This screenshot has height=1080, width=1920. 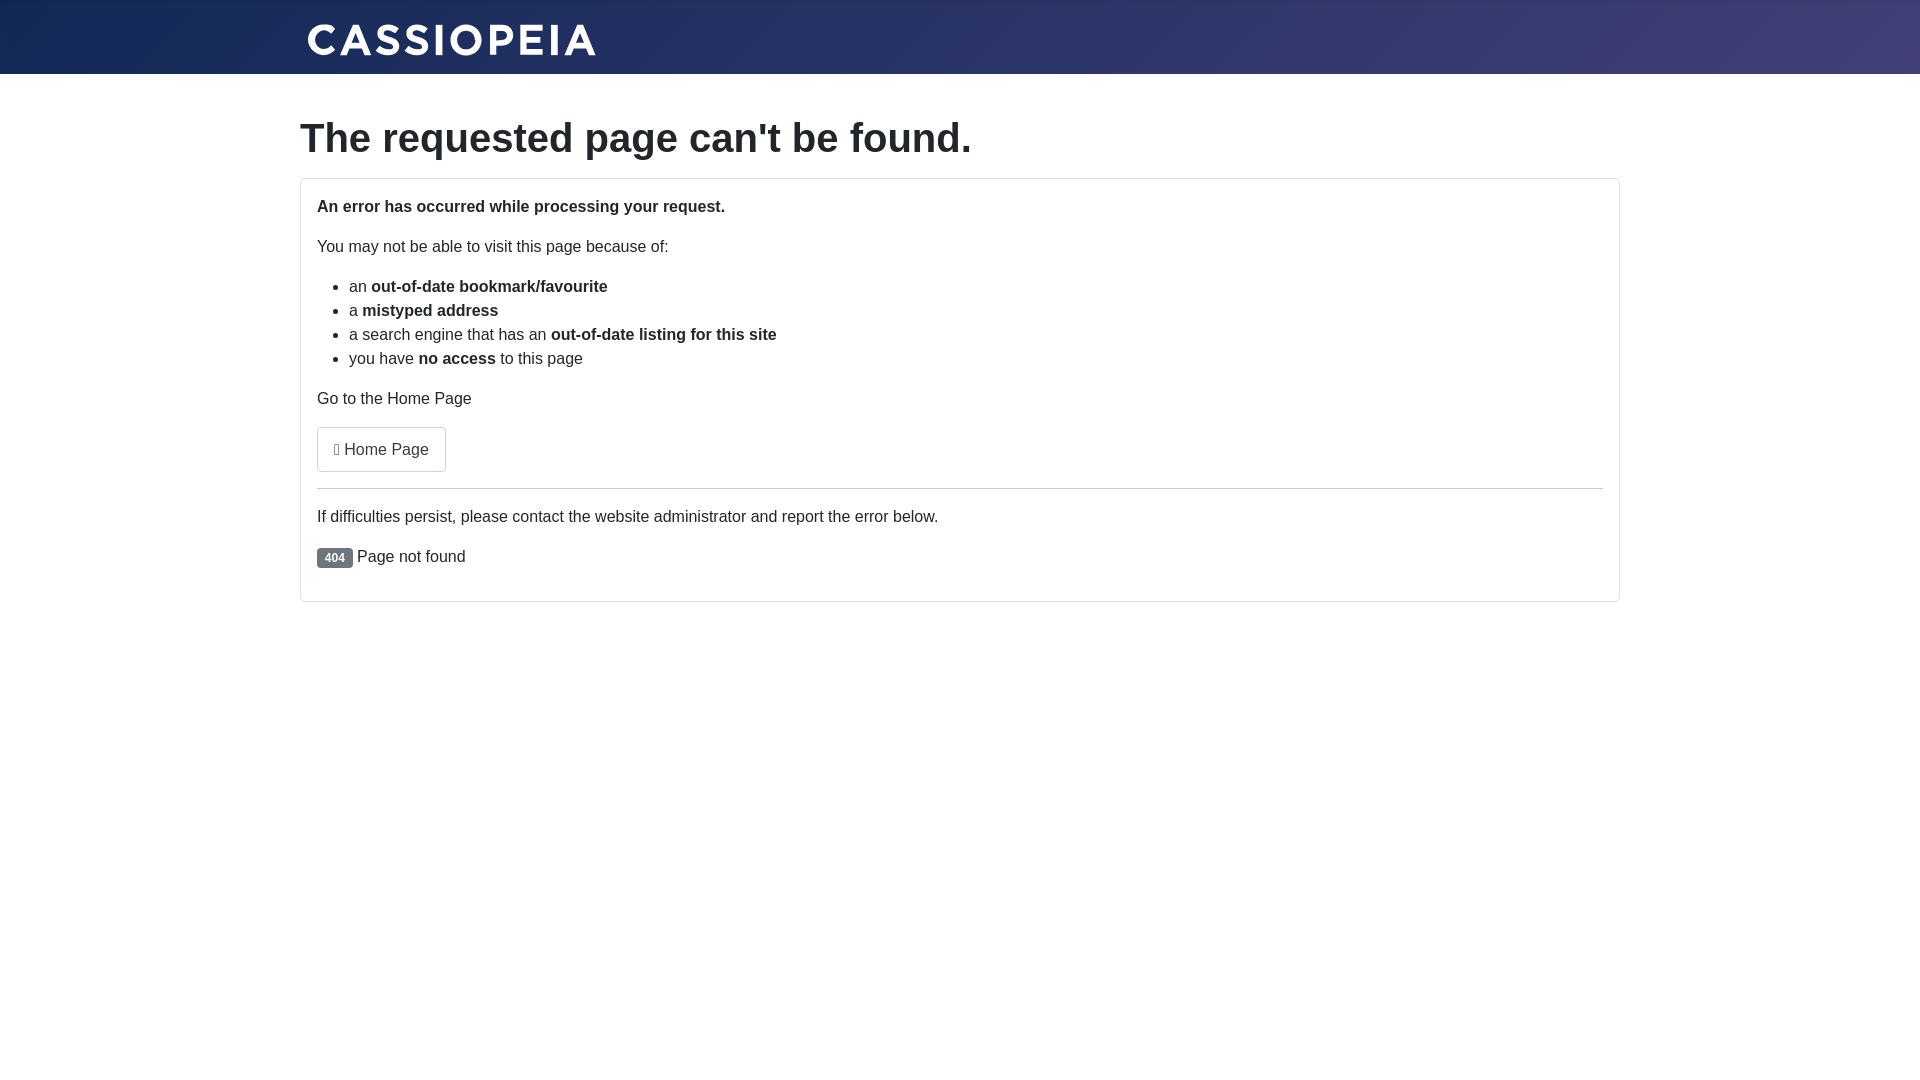 What do you see at coordinates (381, 448) in the screenshot?
I see `'Home Page'` at bounding box center [381, 448].